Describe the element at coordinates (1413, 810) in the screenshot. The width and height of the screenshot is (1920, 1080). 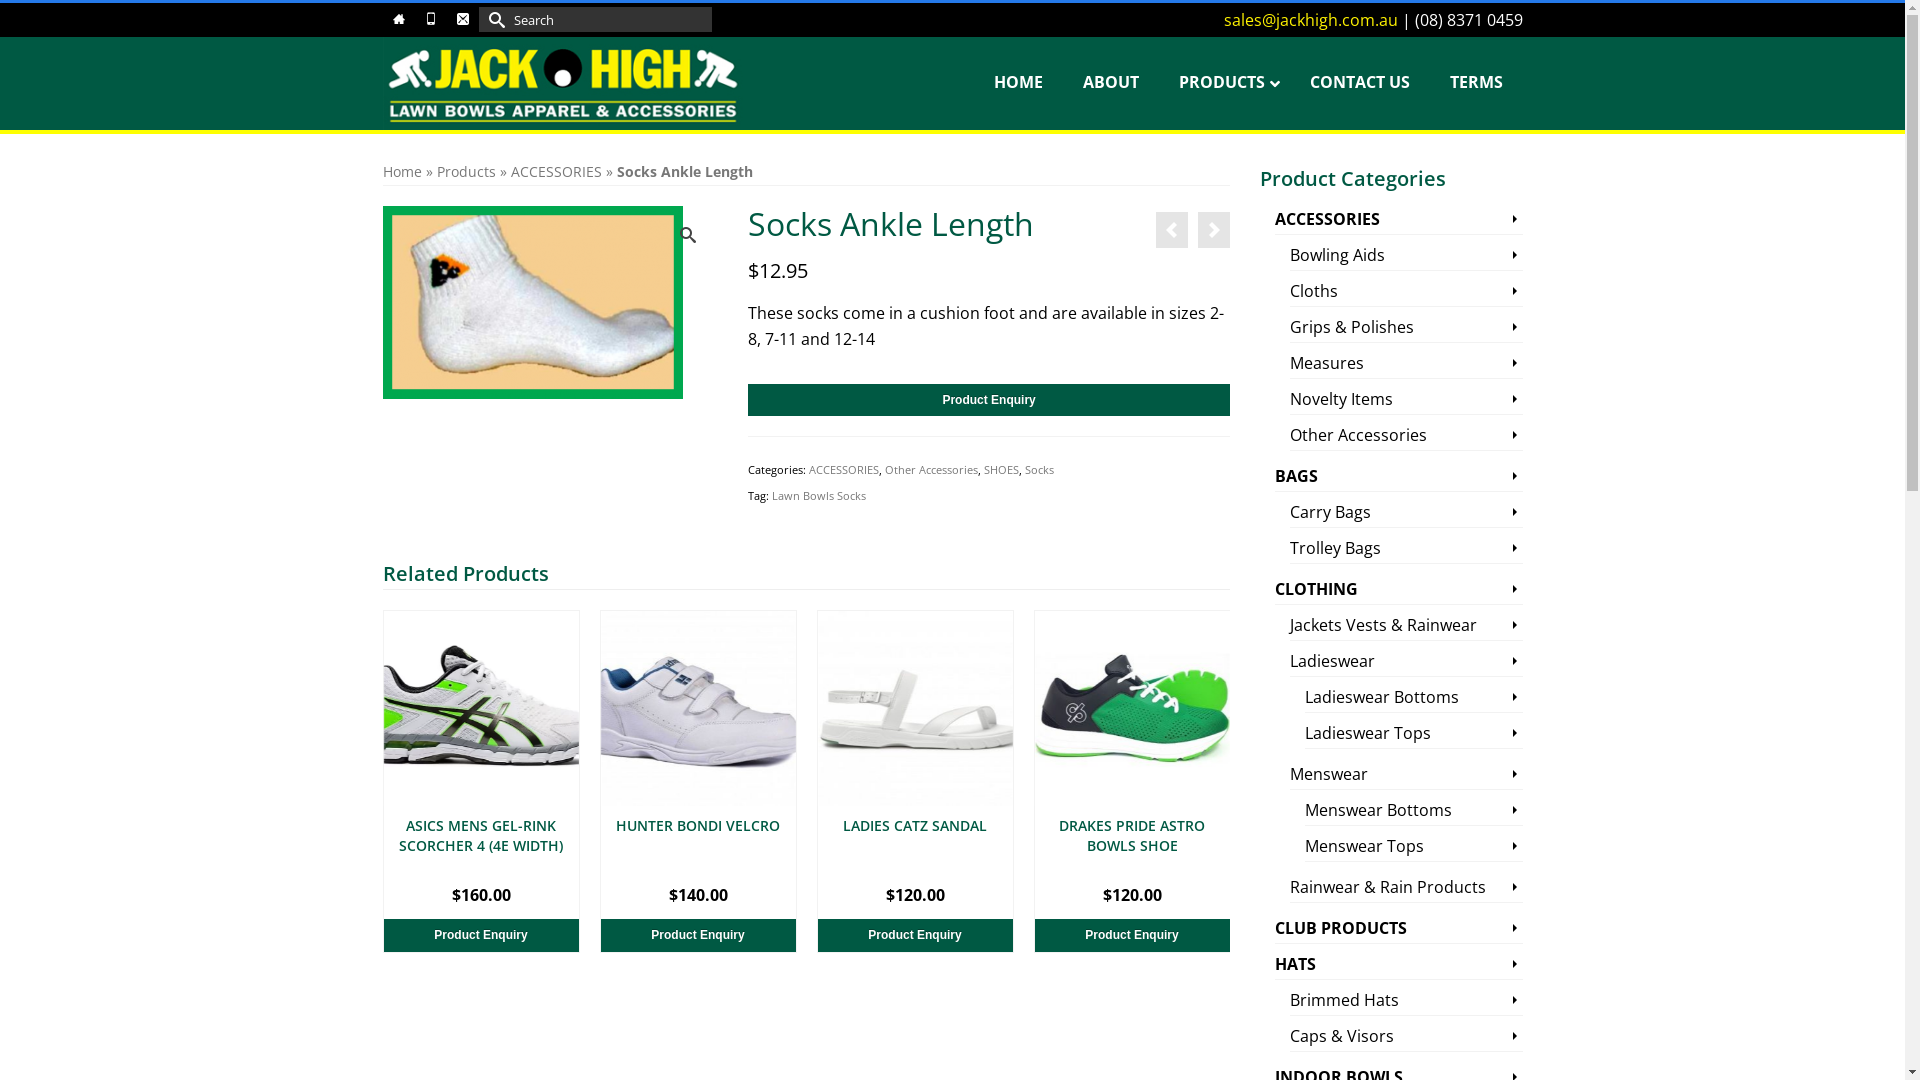
I see `'Menswear Bottoms'` at that location.